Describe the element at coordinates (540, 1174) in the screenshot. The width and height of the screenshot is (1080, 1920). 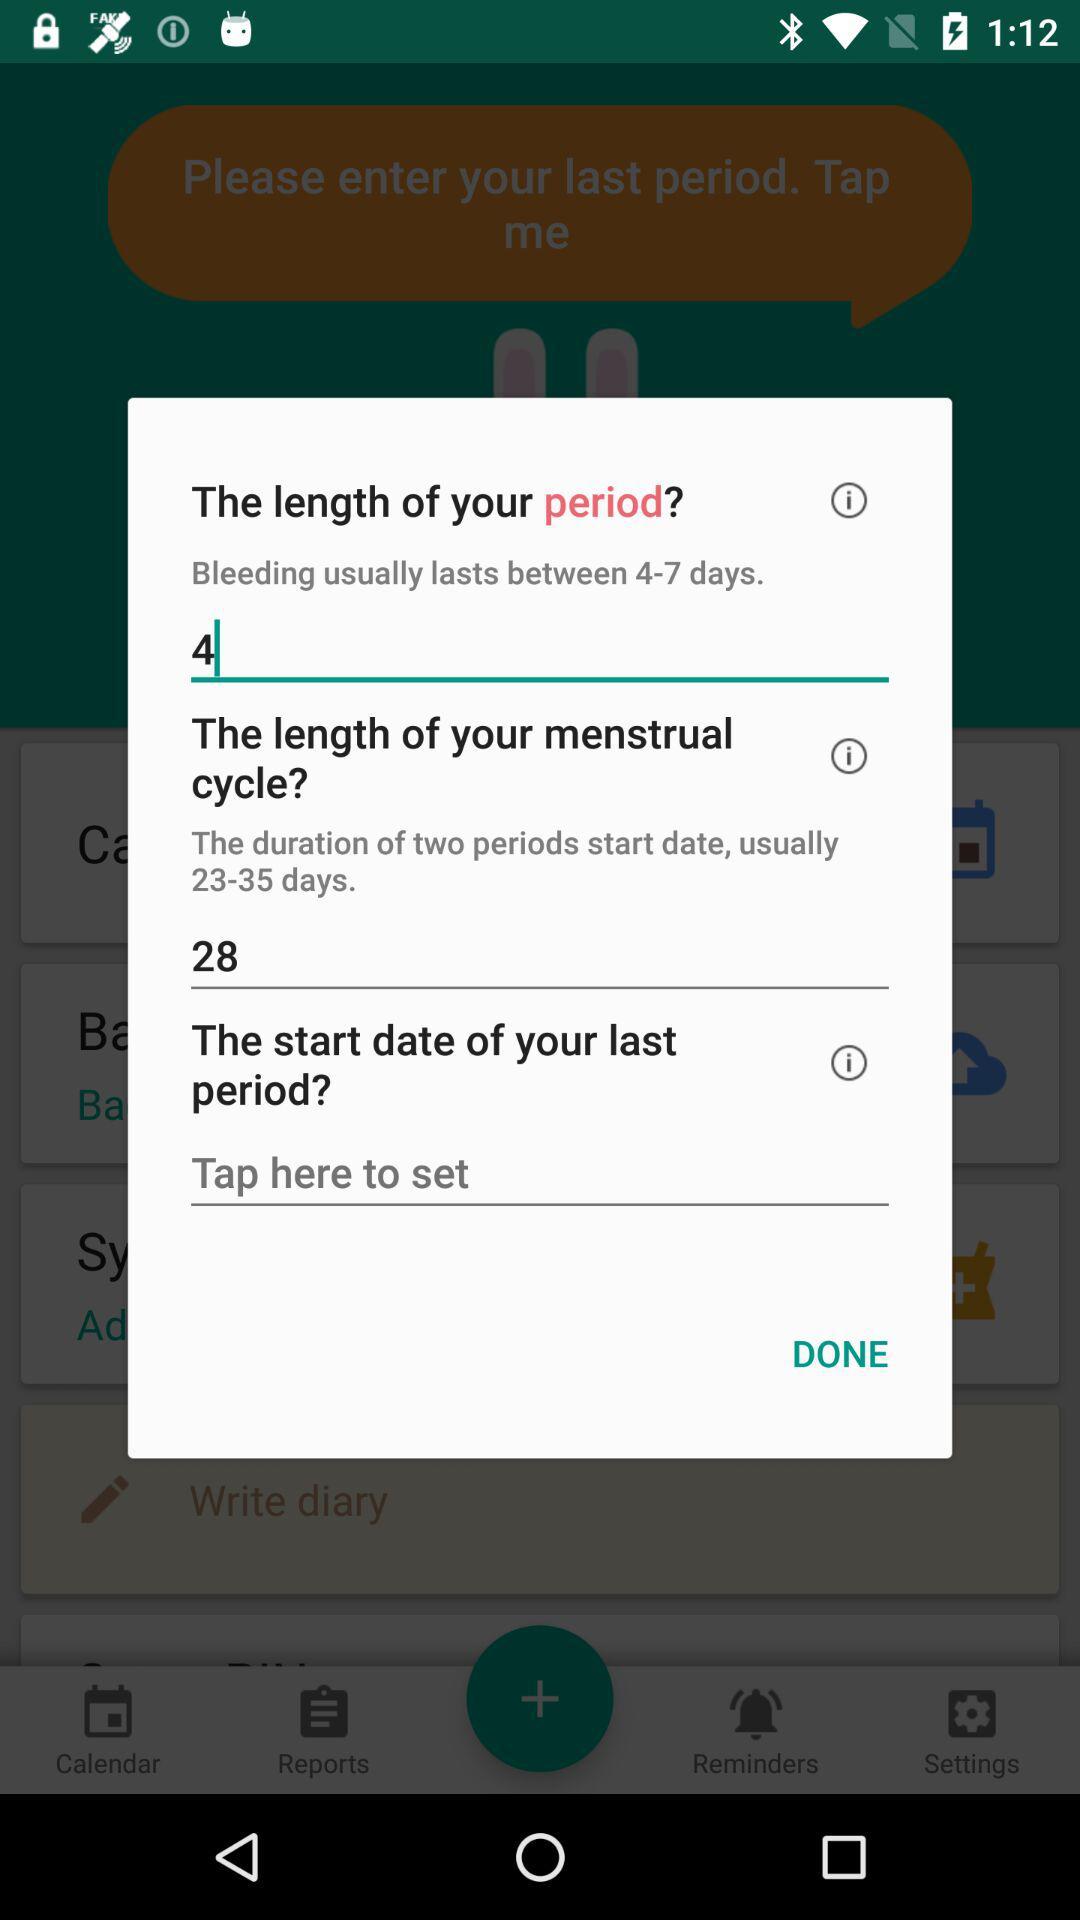
I see `write date` at that location.